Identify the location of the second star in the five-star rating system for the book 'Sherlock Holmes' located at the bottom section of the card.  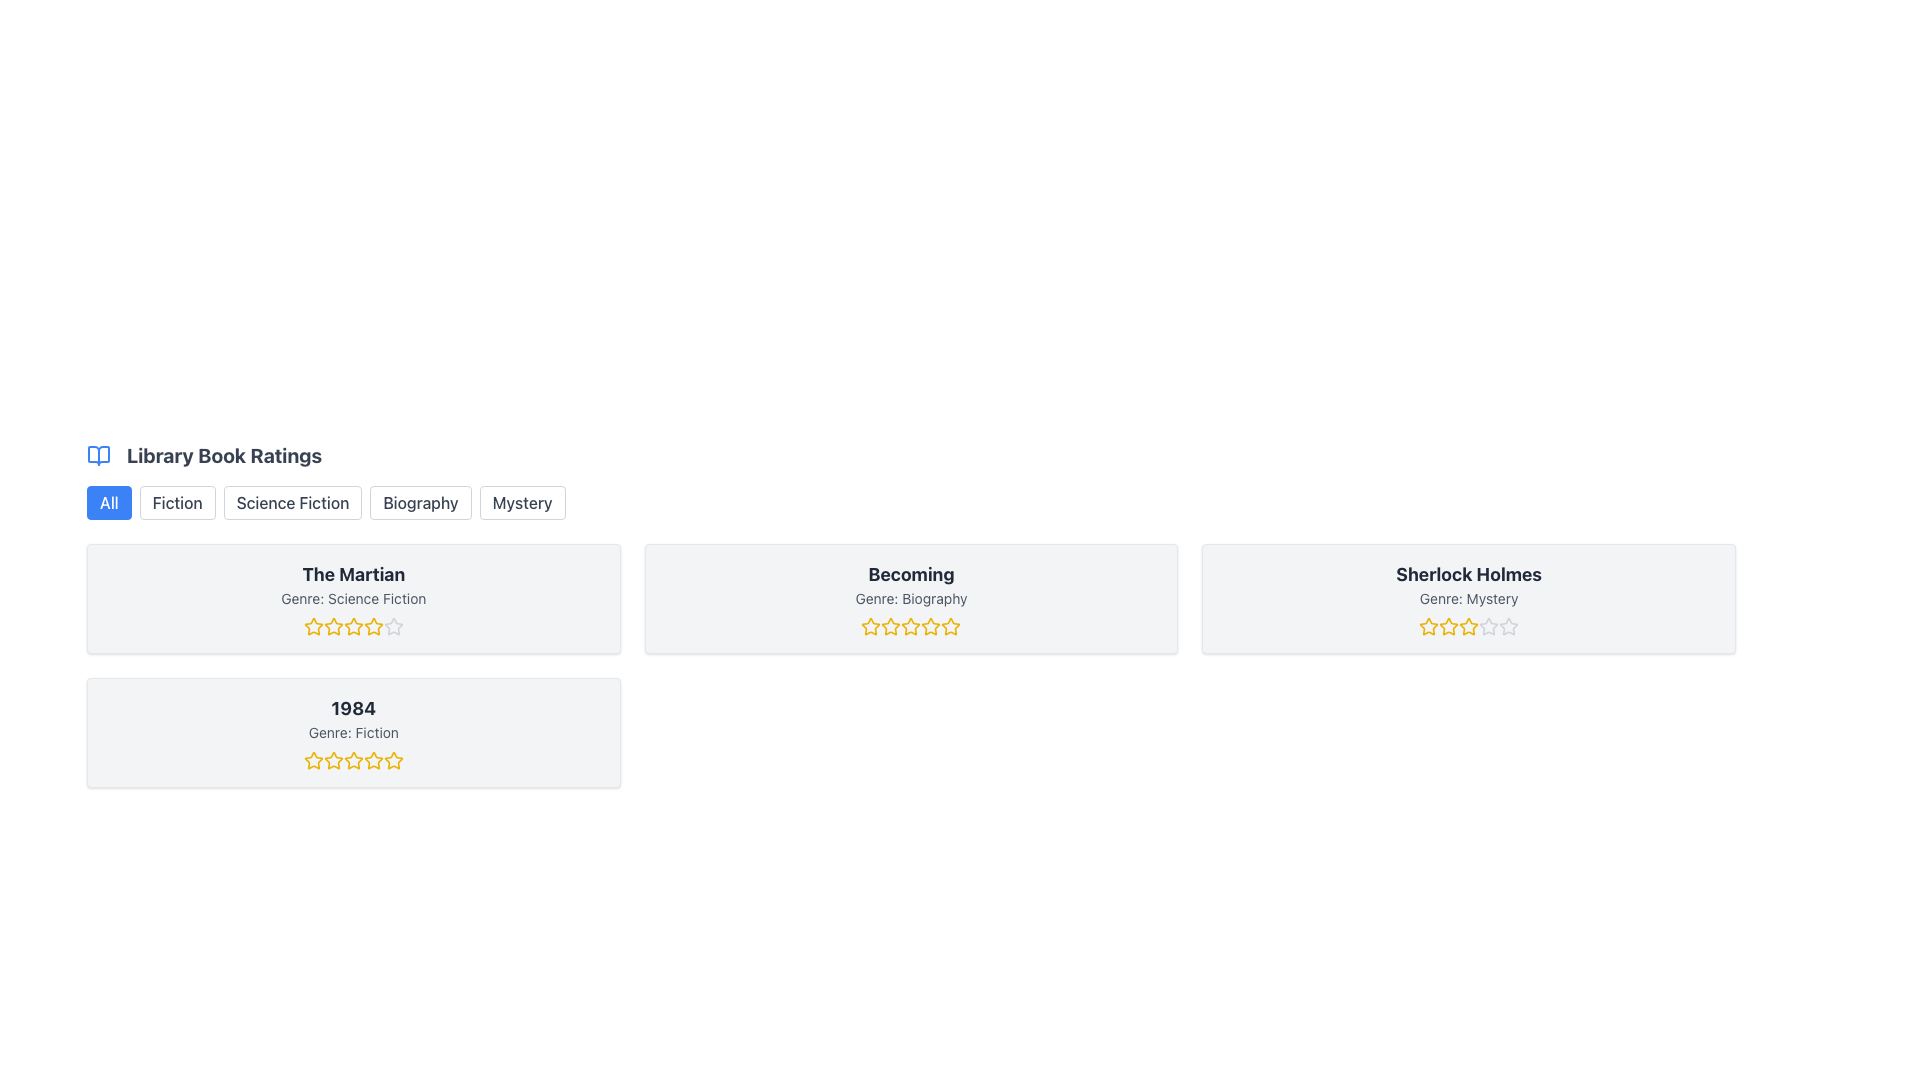
(1469, 625).